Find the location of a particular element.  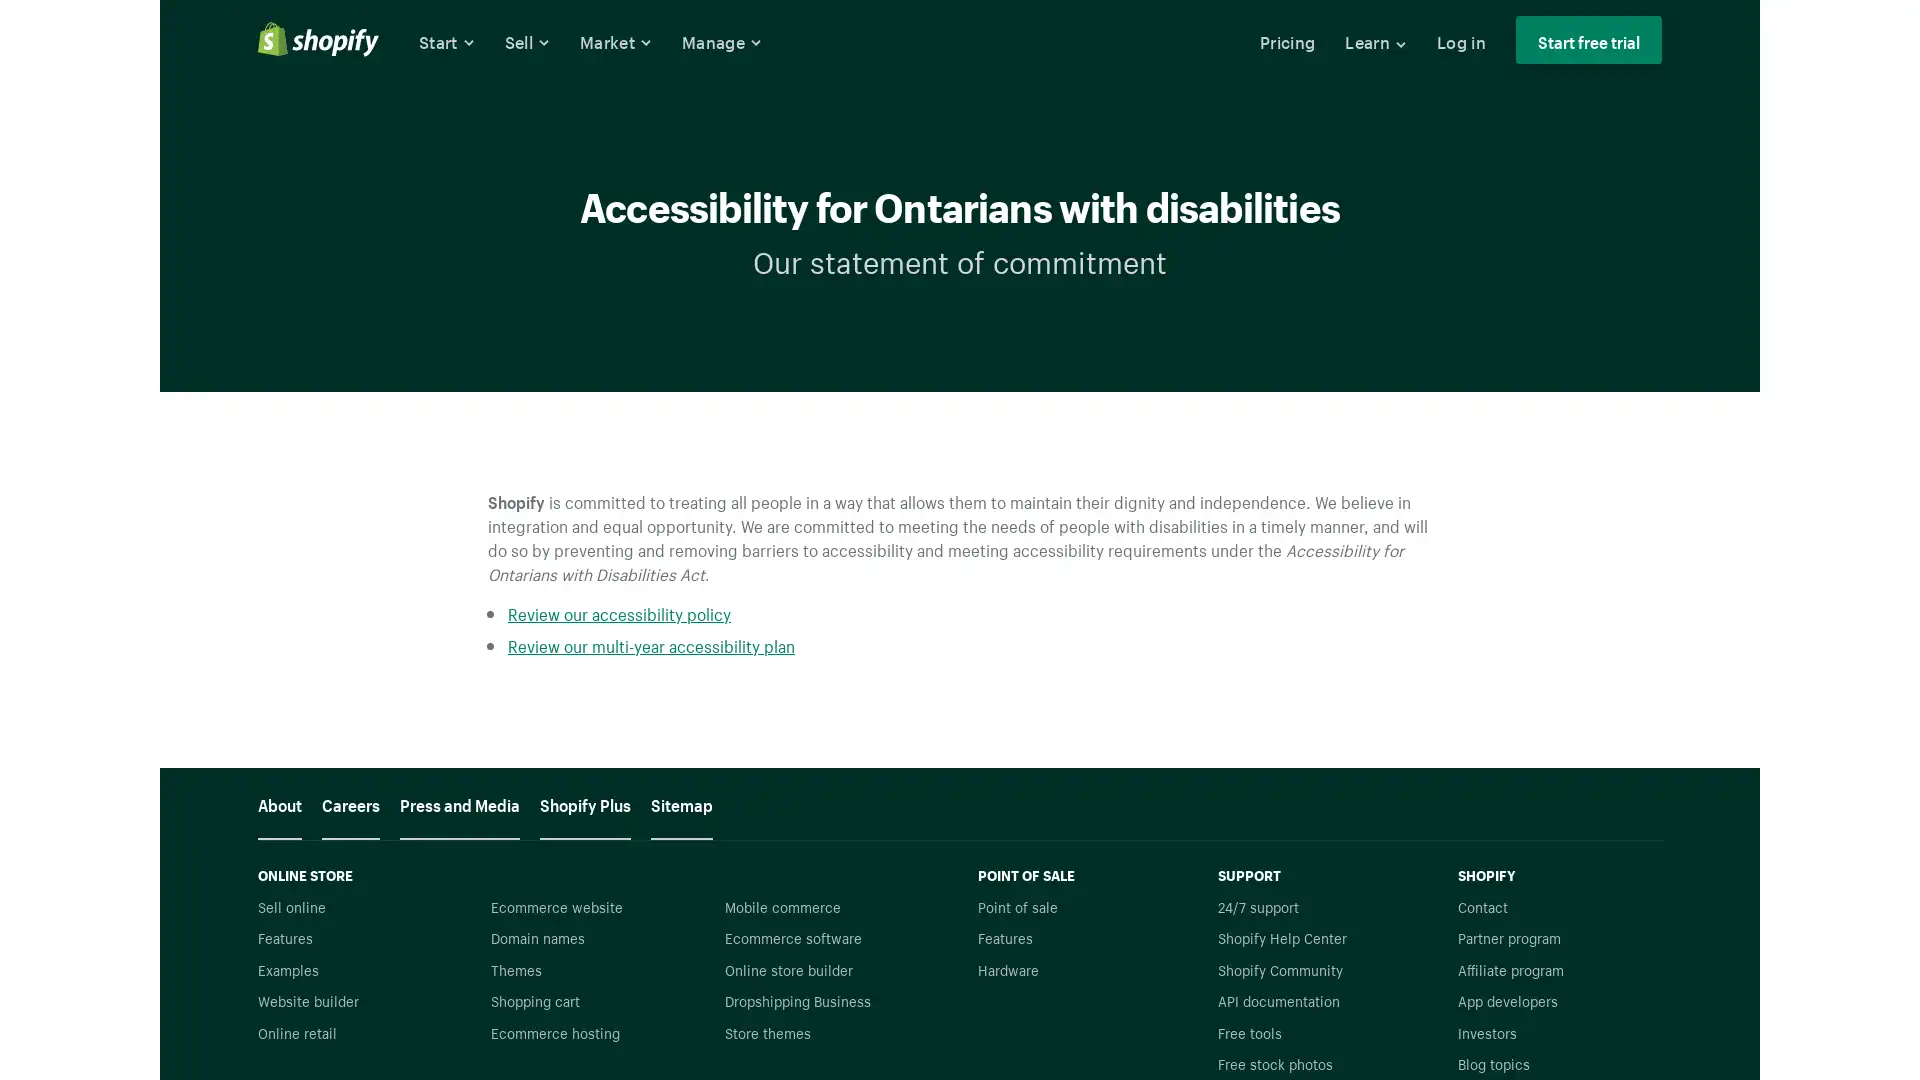

Start free trial is located at coordinates (1587, 39).